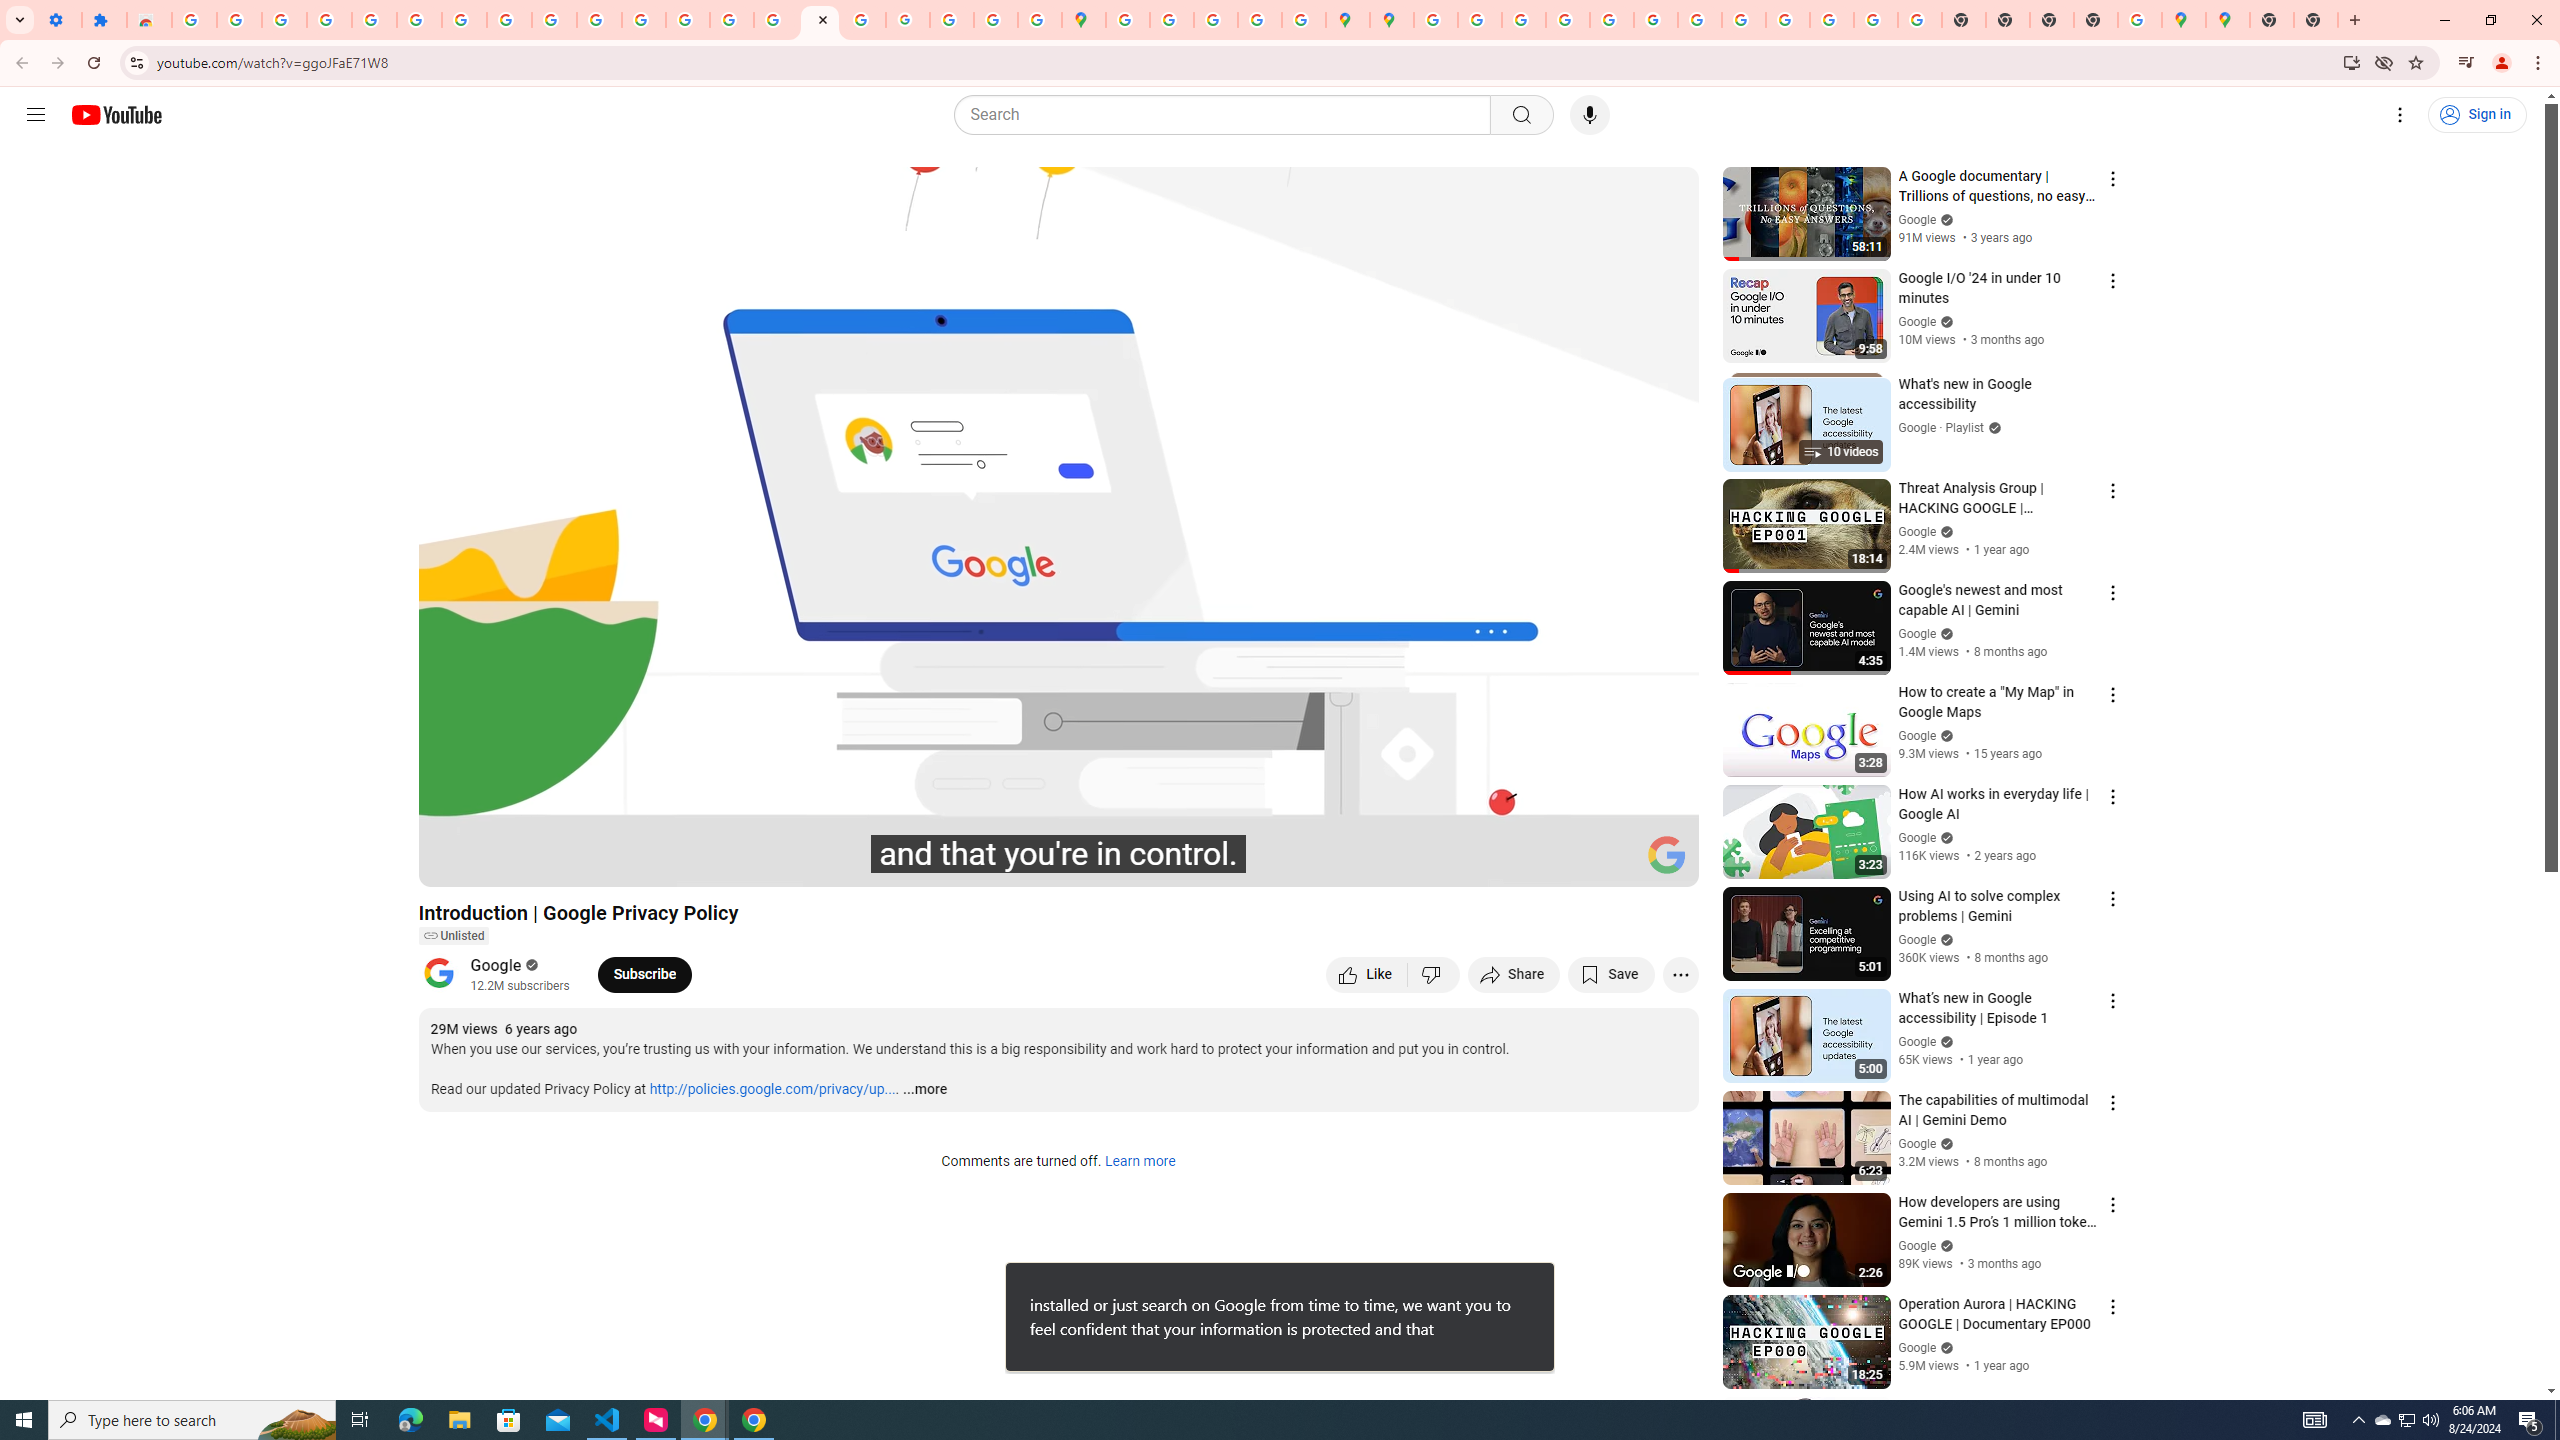 This screenshot has width=2560, height=1440. I want to click on 'Theater mode (t)', so click(1614, 862).